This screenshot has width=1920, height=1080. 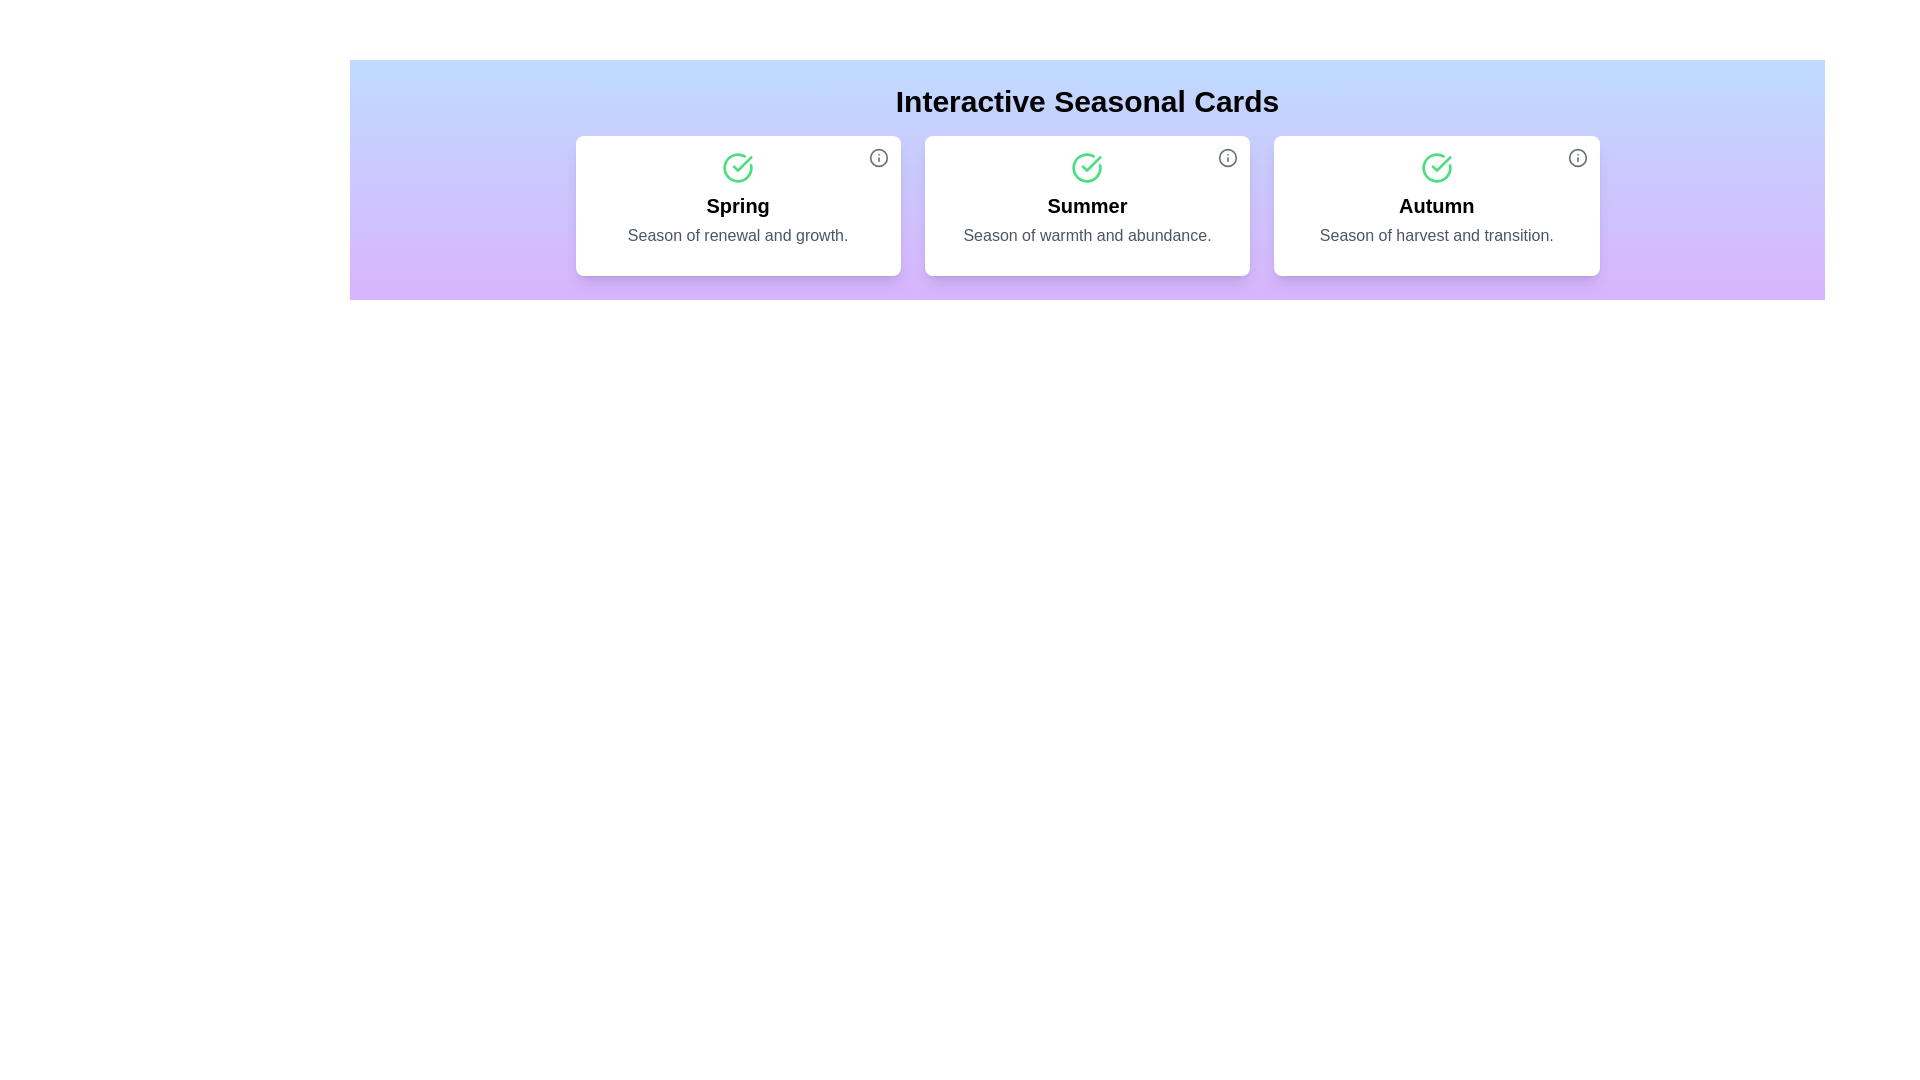 What do you see at coordinates (1227, 157) in the screenshot?
I see `the circular 'info' icon located in the upper-right corner of the 'Summer' card` at bounding box center [1227, 157].